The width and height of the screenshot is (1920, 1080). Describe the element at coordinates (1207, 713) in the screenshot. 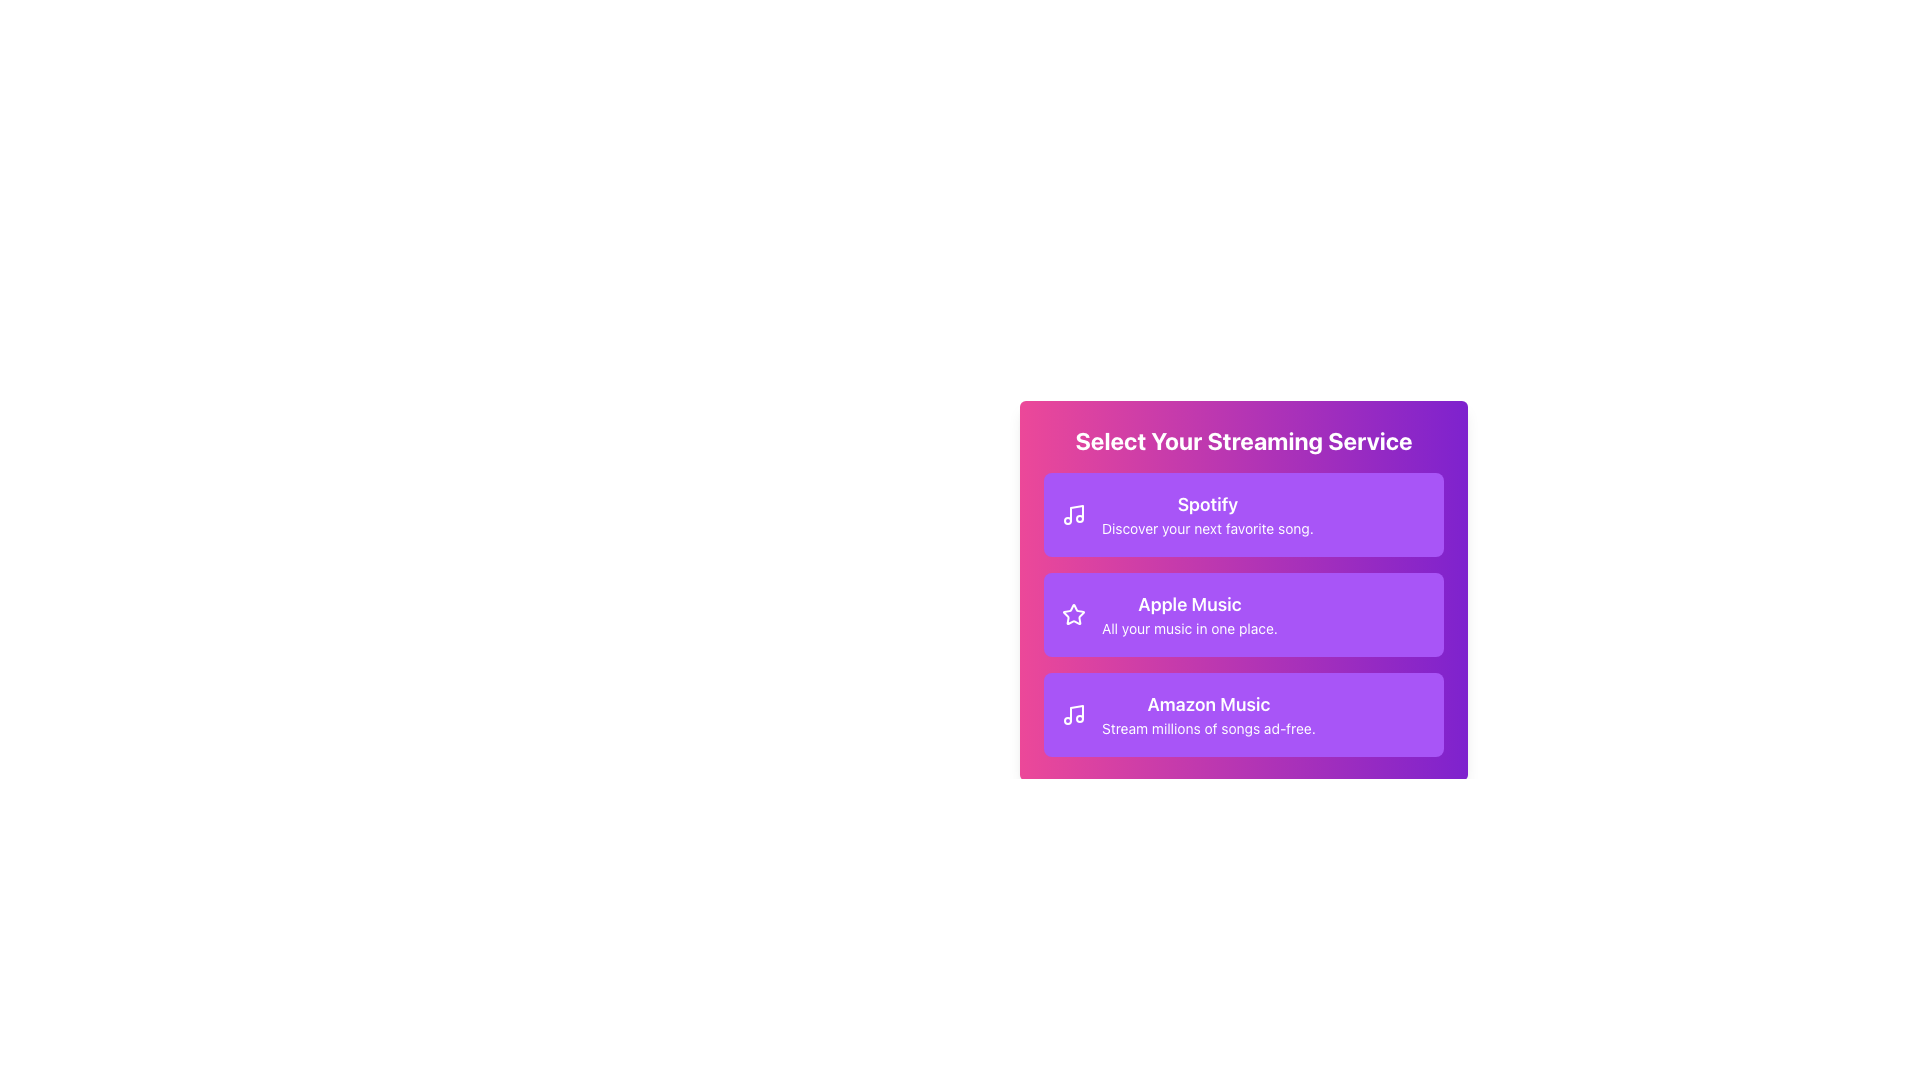

I see `the 'Amazon Music' button located at the bottom of the vertical list of options in the 'Select Your Streaming Service' card` at that location.